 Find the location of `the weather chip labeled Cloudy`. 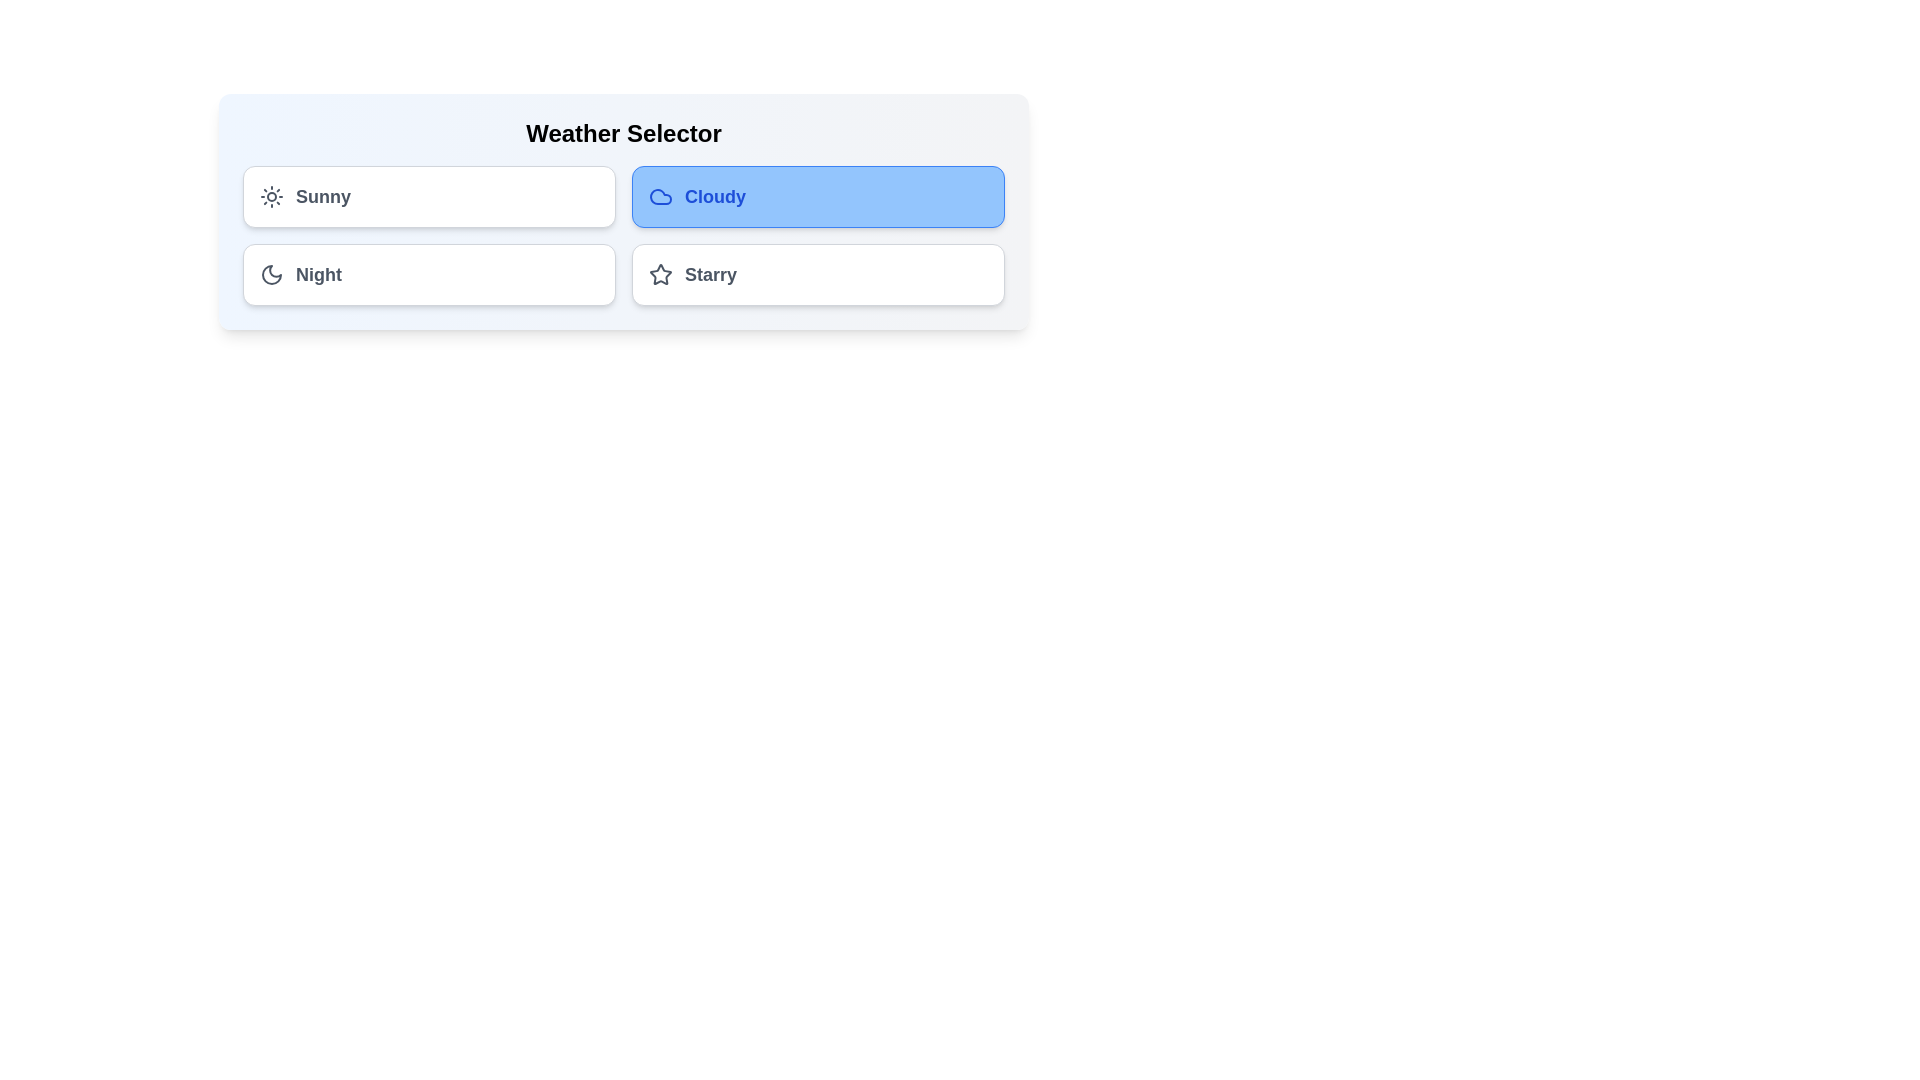

the weather chip labeled Cloudy is located at coordinates (818, 196).